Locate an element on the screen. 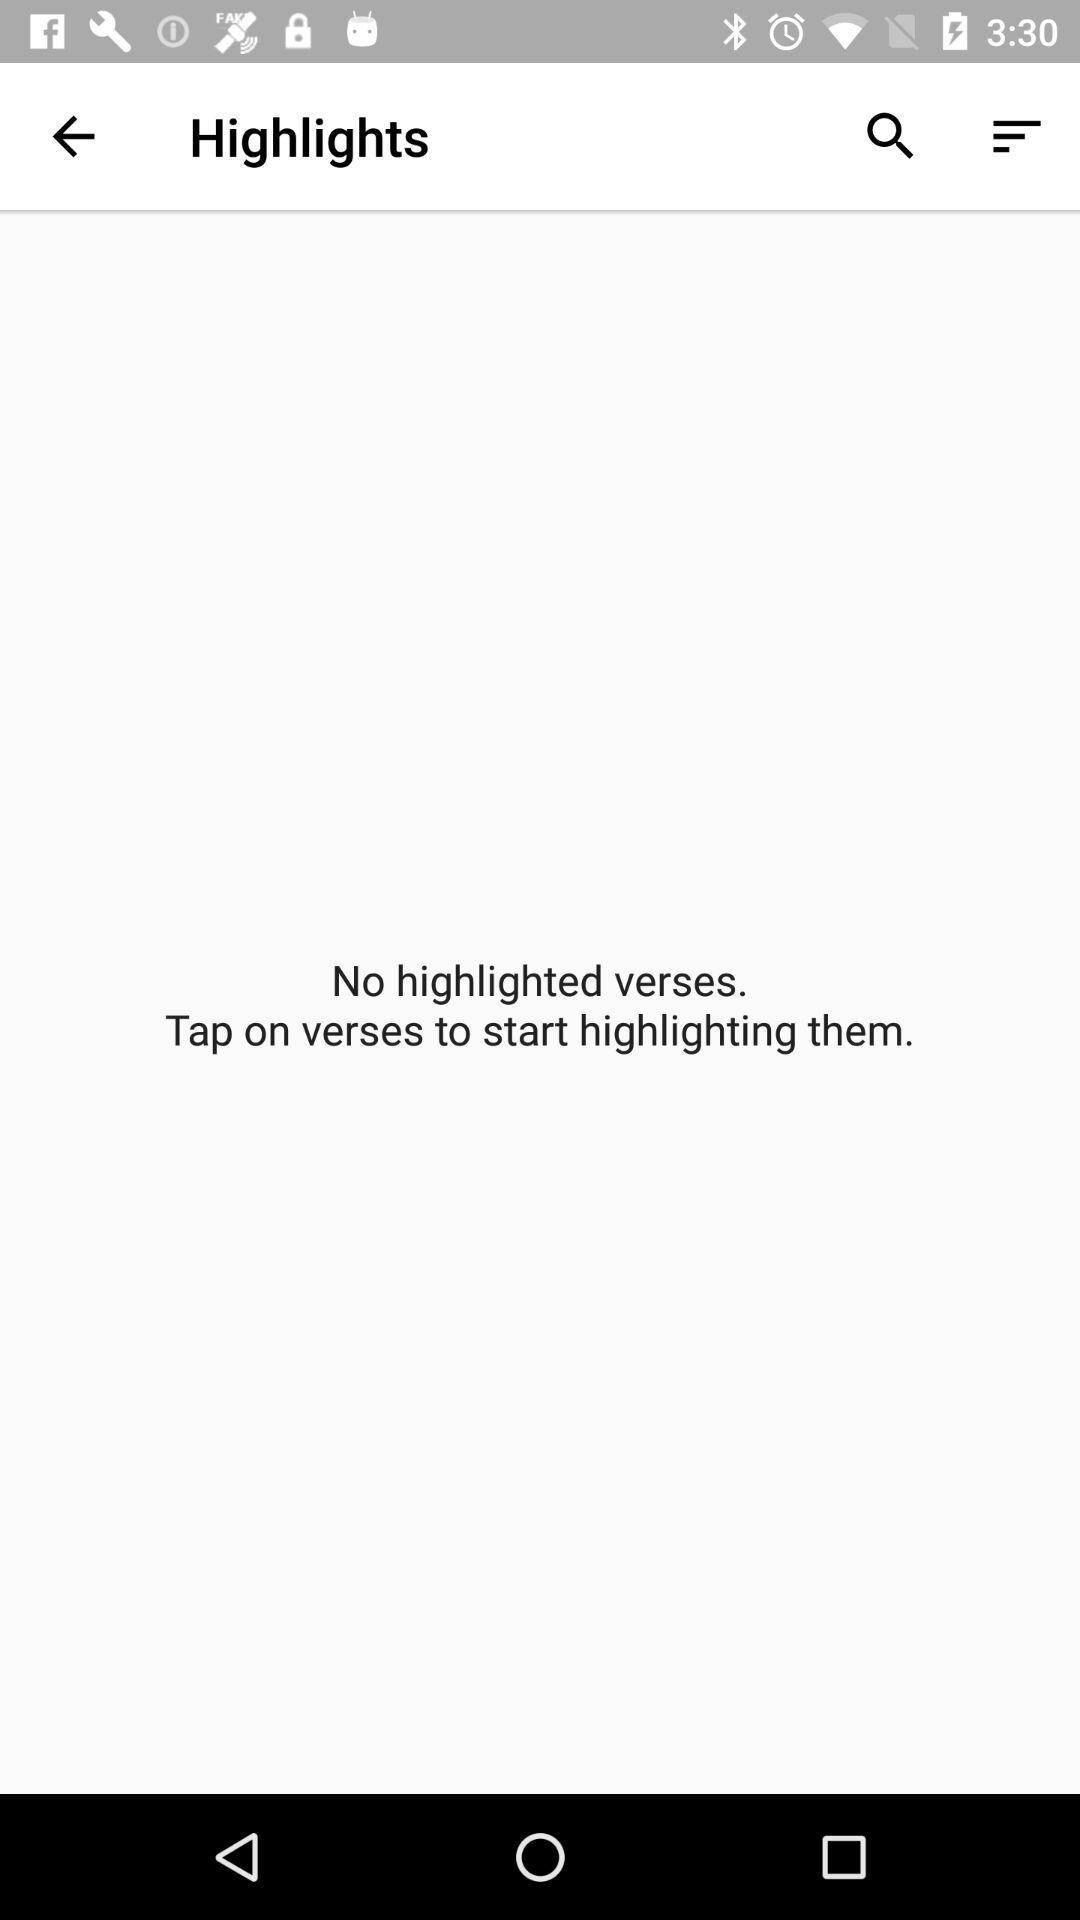 Image resolution: width=1080 pixels, height=1920 pixels. the app to the left of the highlights app is located at coordinates (72, 135).